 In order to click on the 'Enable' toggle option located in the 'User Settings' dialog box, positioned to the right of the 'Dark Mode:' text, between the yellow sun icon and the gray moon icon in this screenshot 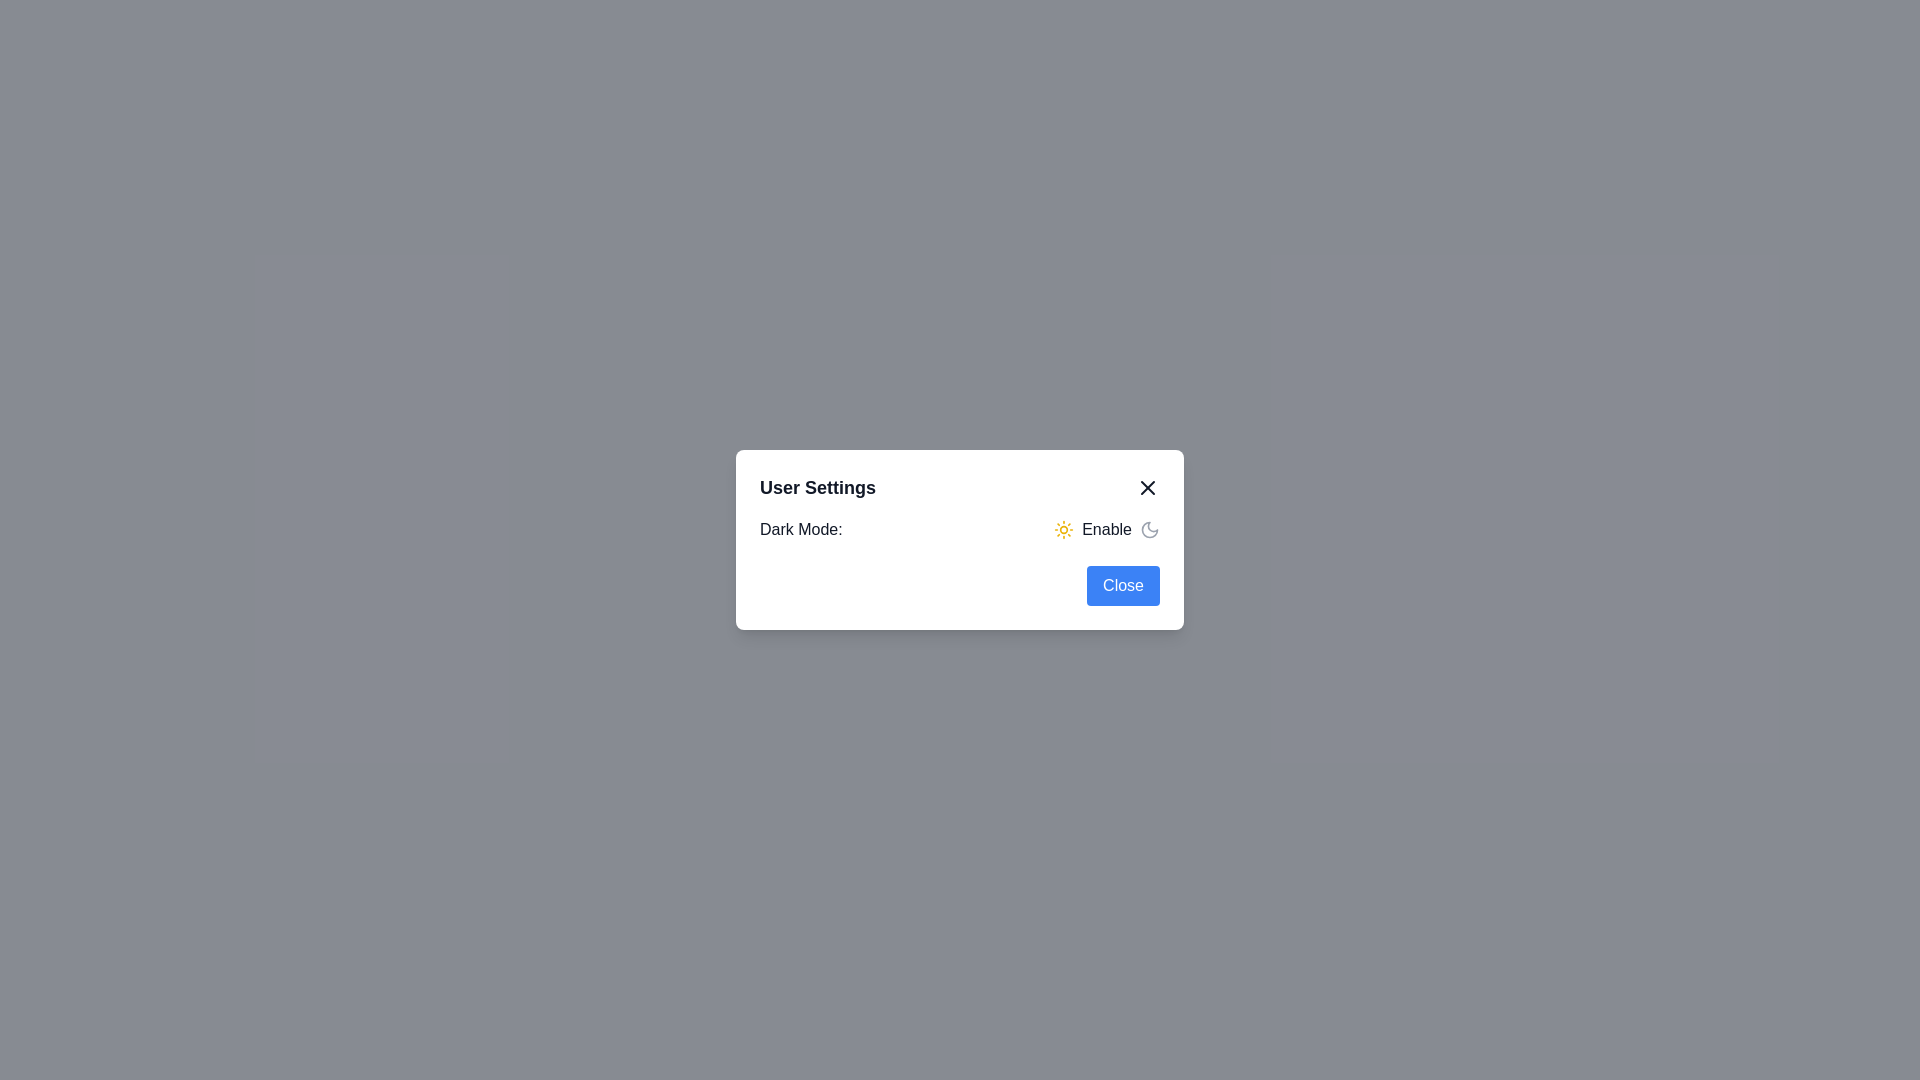, I will do `click(1106, 528)`.